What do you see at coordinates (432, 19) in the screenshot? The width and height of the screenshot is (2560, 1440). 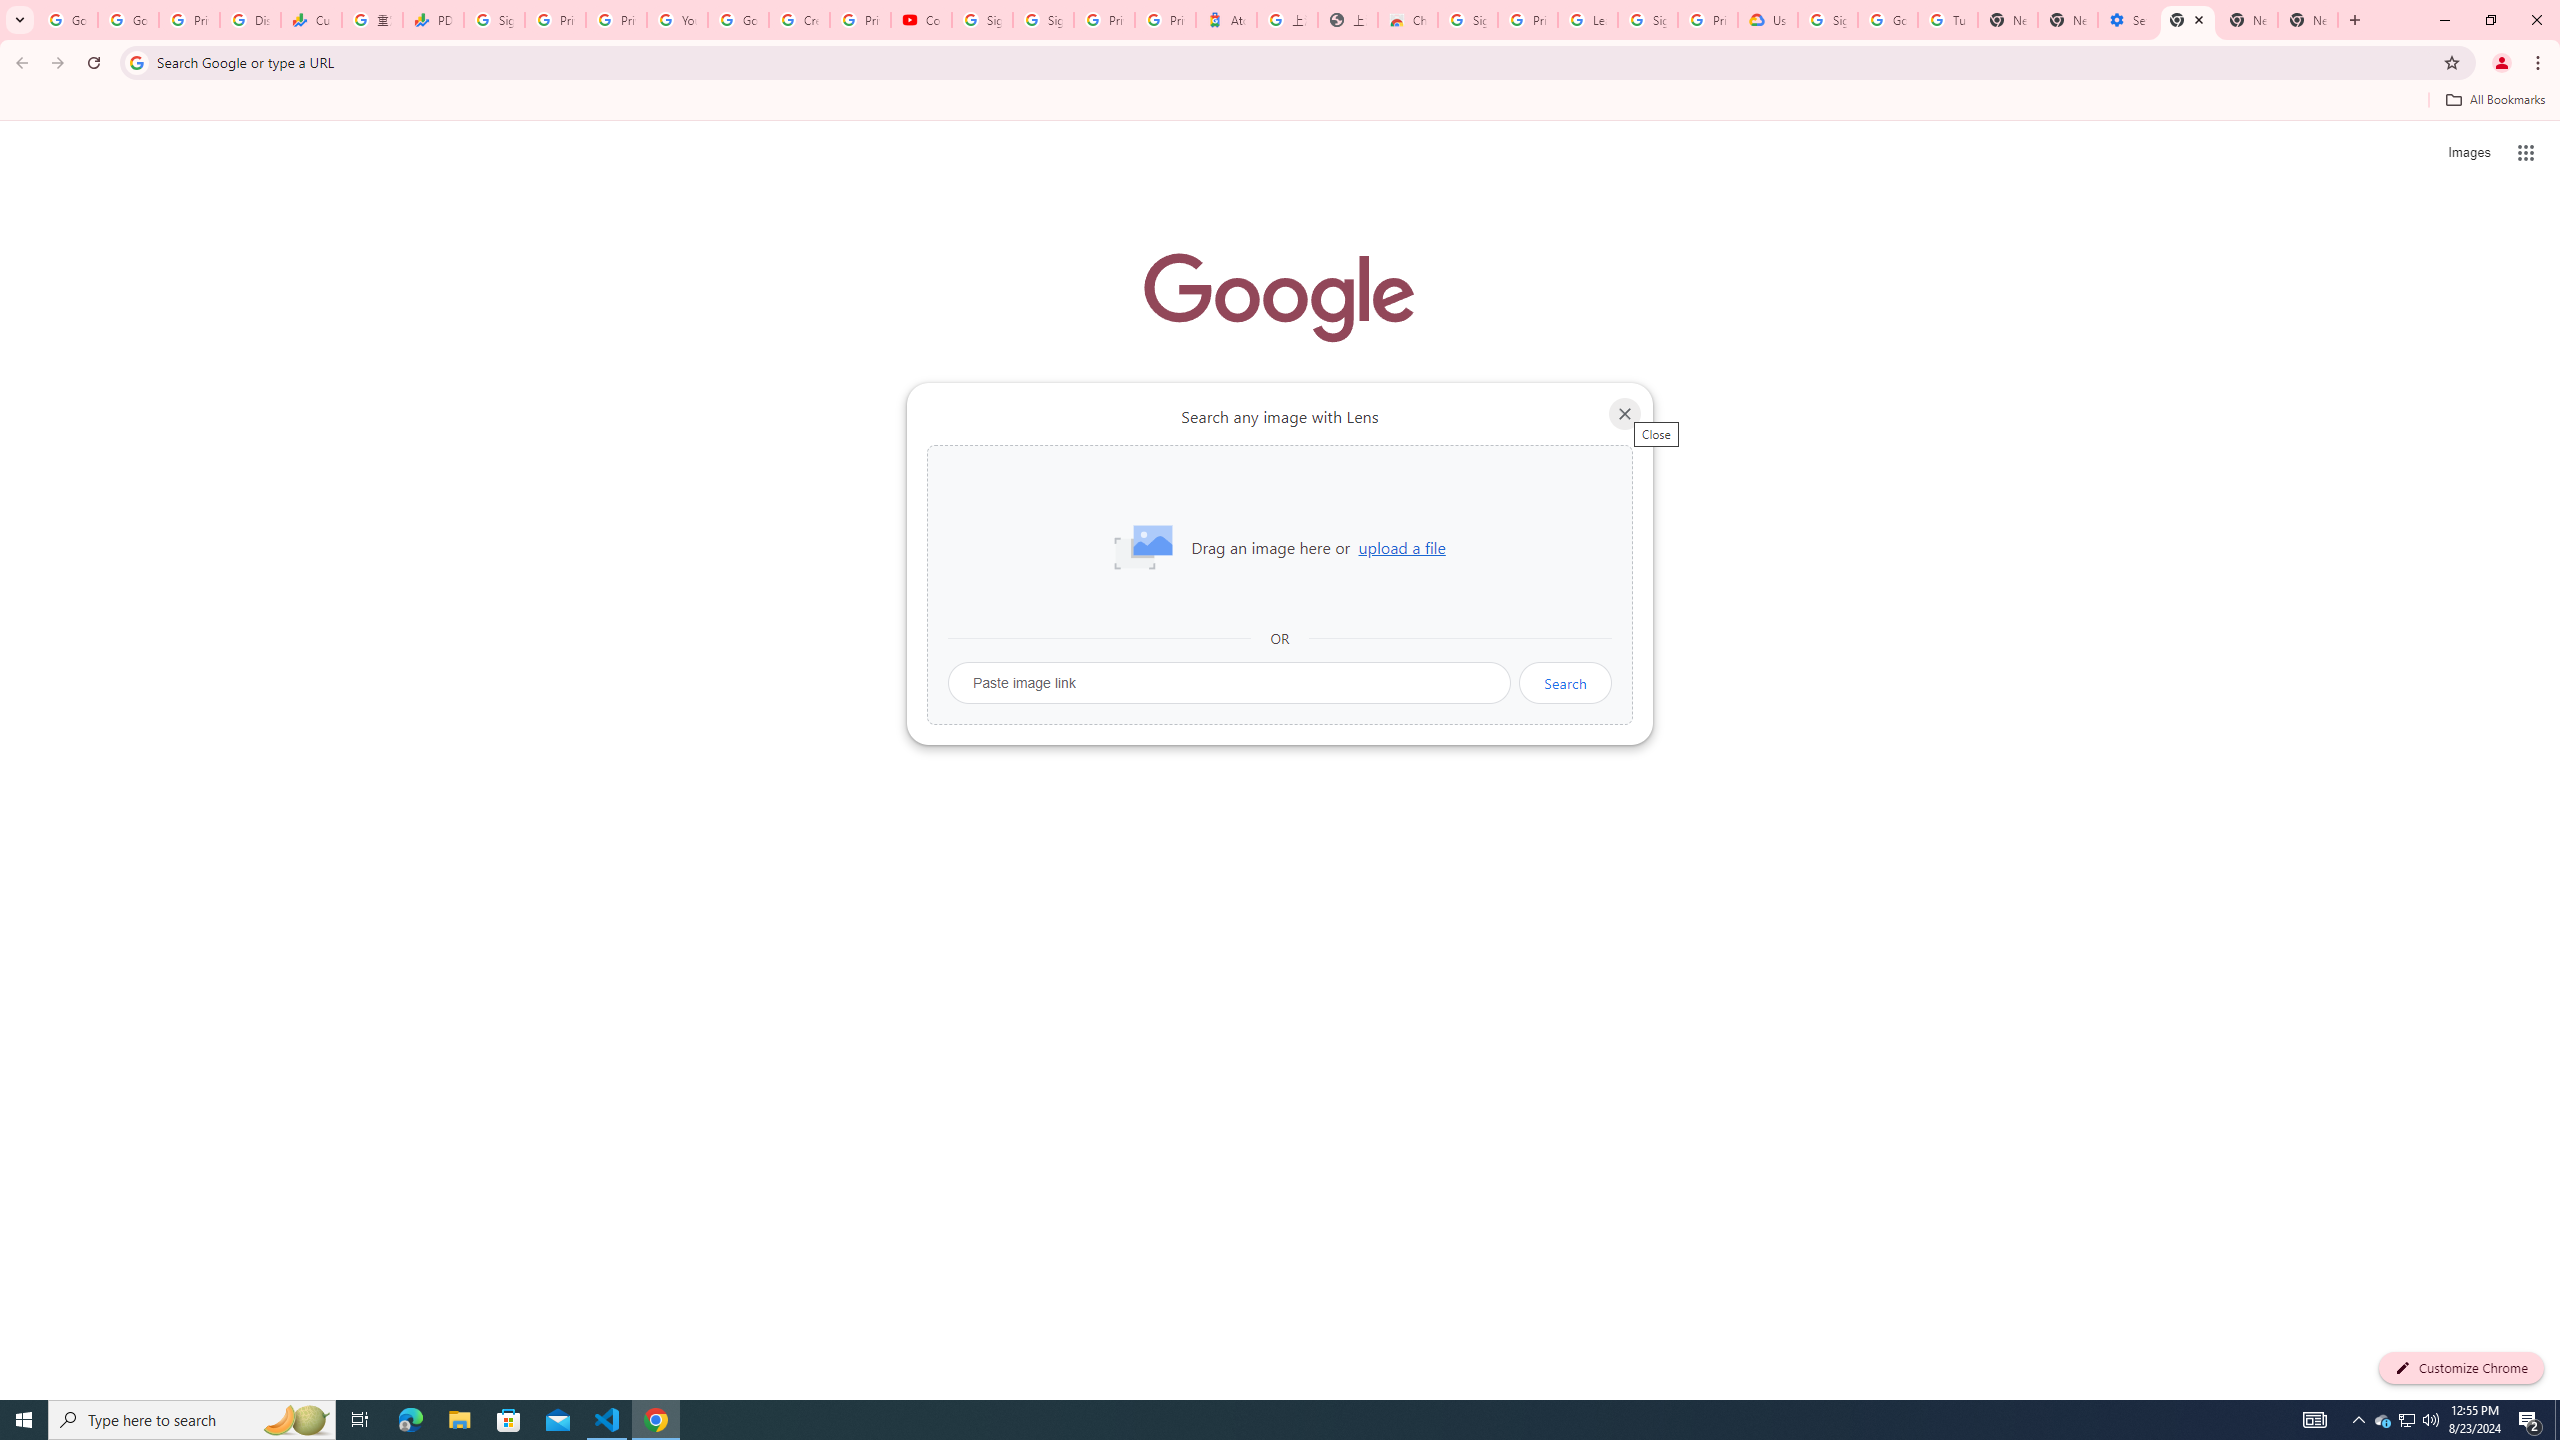 I see `'PDD Holdings Inc - ADR (PDD) Price & News - Google Finance'` at bounding box center [432, 19].